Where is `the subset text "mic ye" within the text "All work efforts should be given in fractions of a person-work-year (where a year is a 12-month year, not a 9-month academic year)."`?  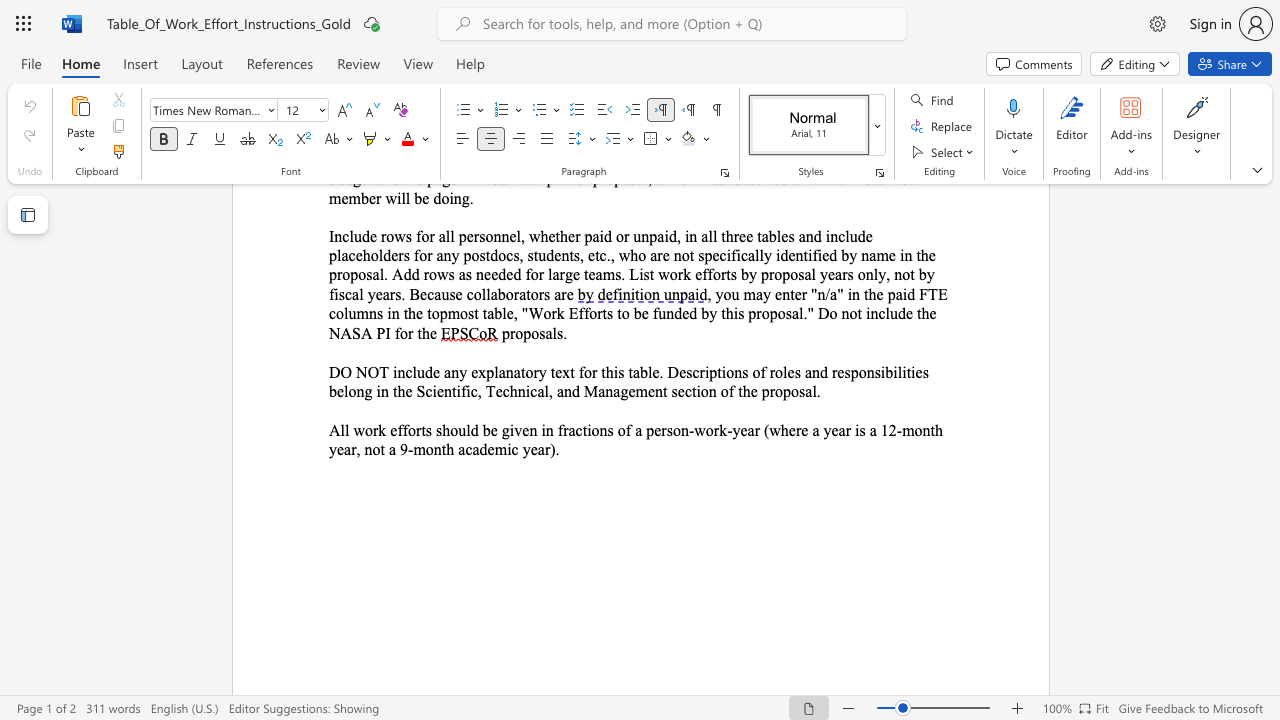
the subset text "mic ye" within the text "All work efforts should be given in fractions of a person-work-year (where a year is a 12-month year, not a 9-month academic year)." is located at coordinates (494, 448).